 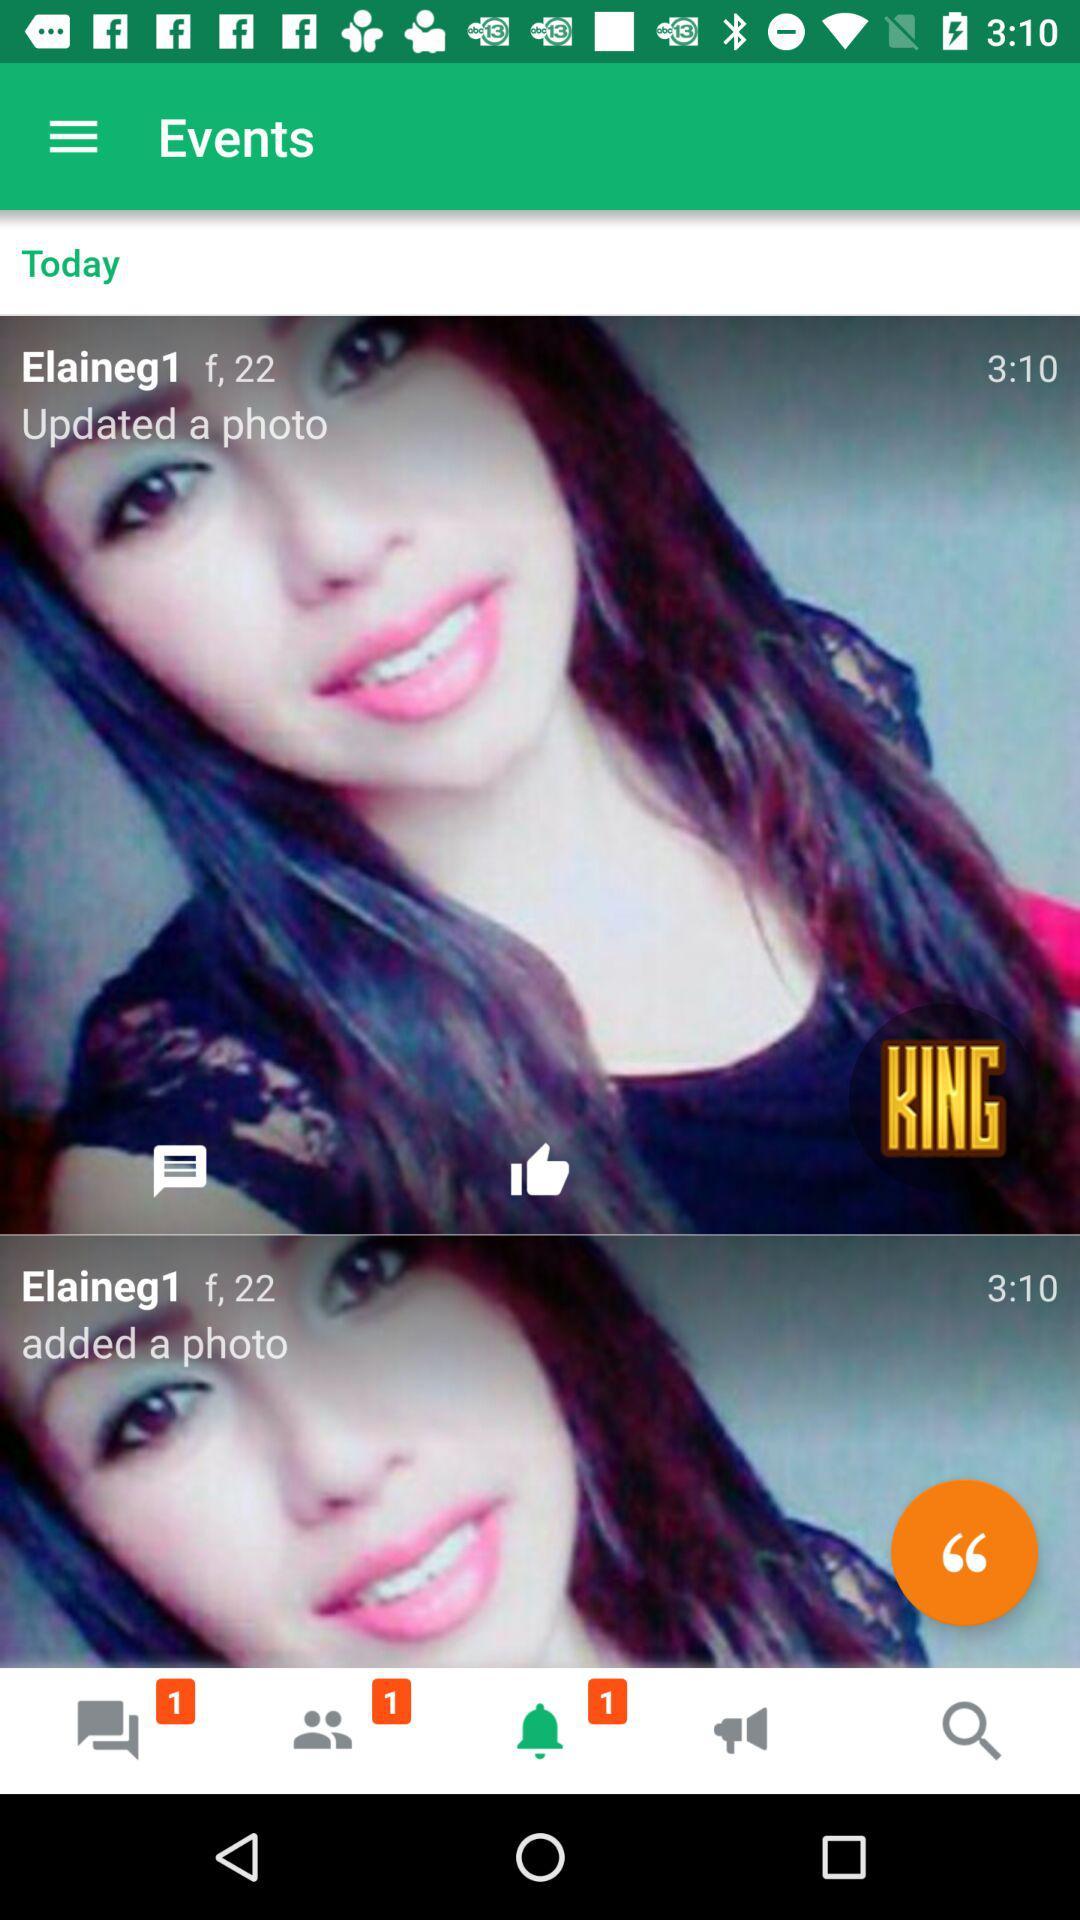 What do you see at coordinates (540, 1171) in the screenshot?
I see `like the post` at bounding box center [540, 1171].